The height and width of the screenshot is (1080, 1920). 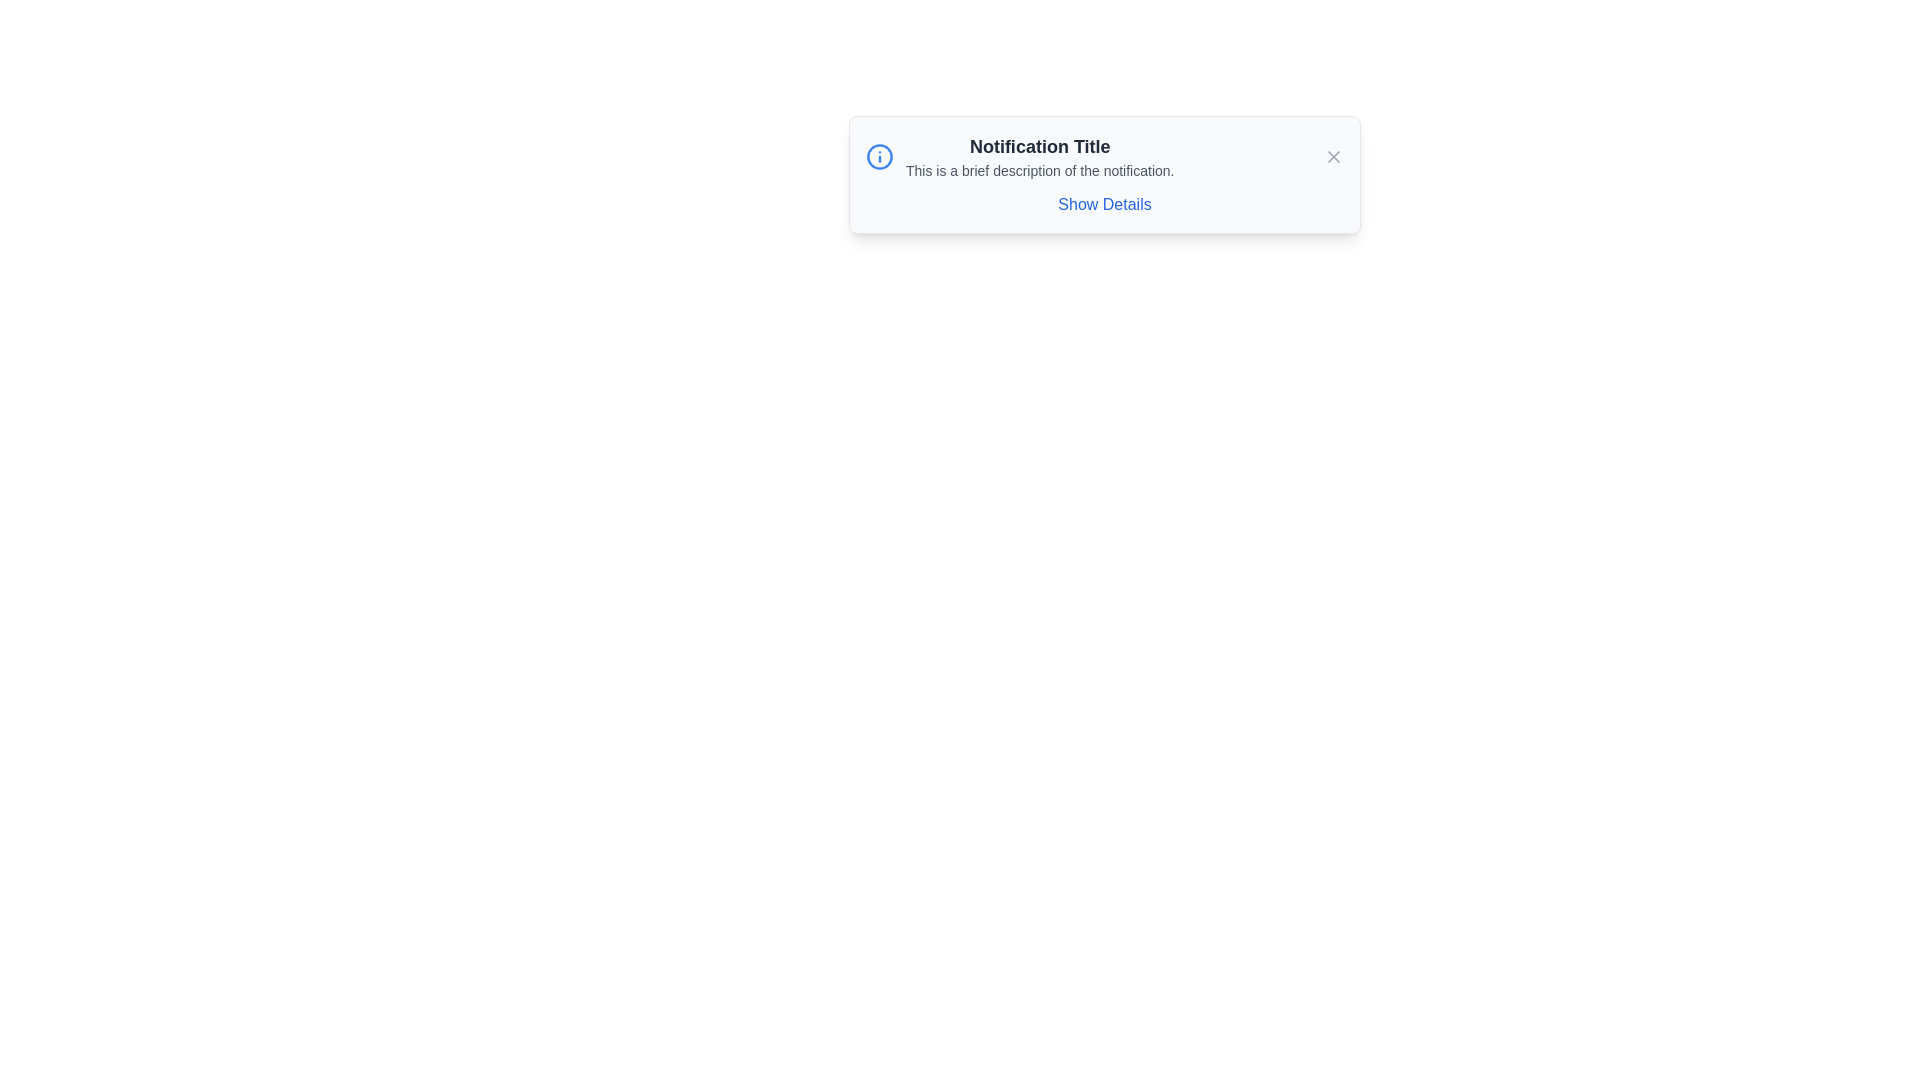 What do you see at coordinates (1040, 156) in the screenshot?
I see `content displayed in the text-based label that shows the title 'Notification Title' and the description 'This is a brief description of the notification.'` at bounding box center [1040, 156].